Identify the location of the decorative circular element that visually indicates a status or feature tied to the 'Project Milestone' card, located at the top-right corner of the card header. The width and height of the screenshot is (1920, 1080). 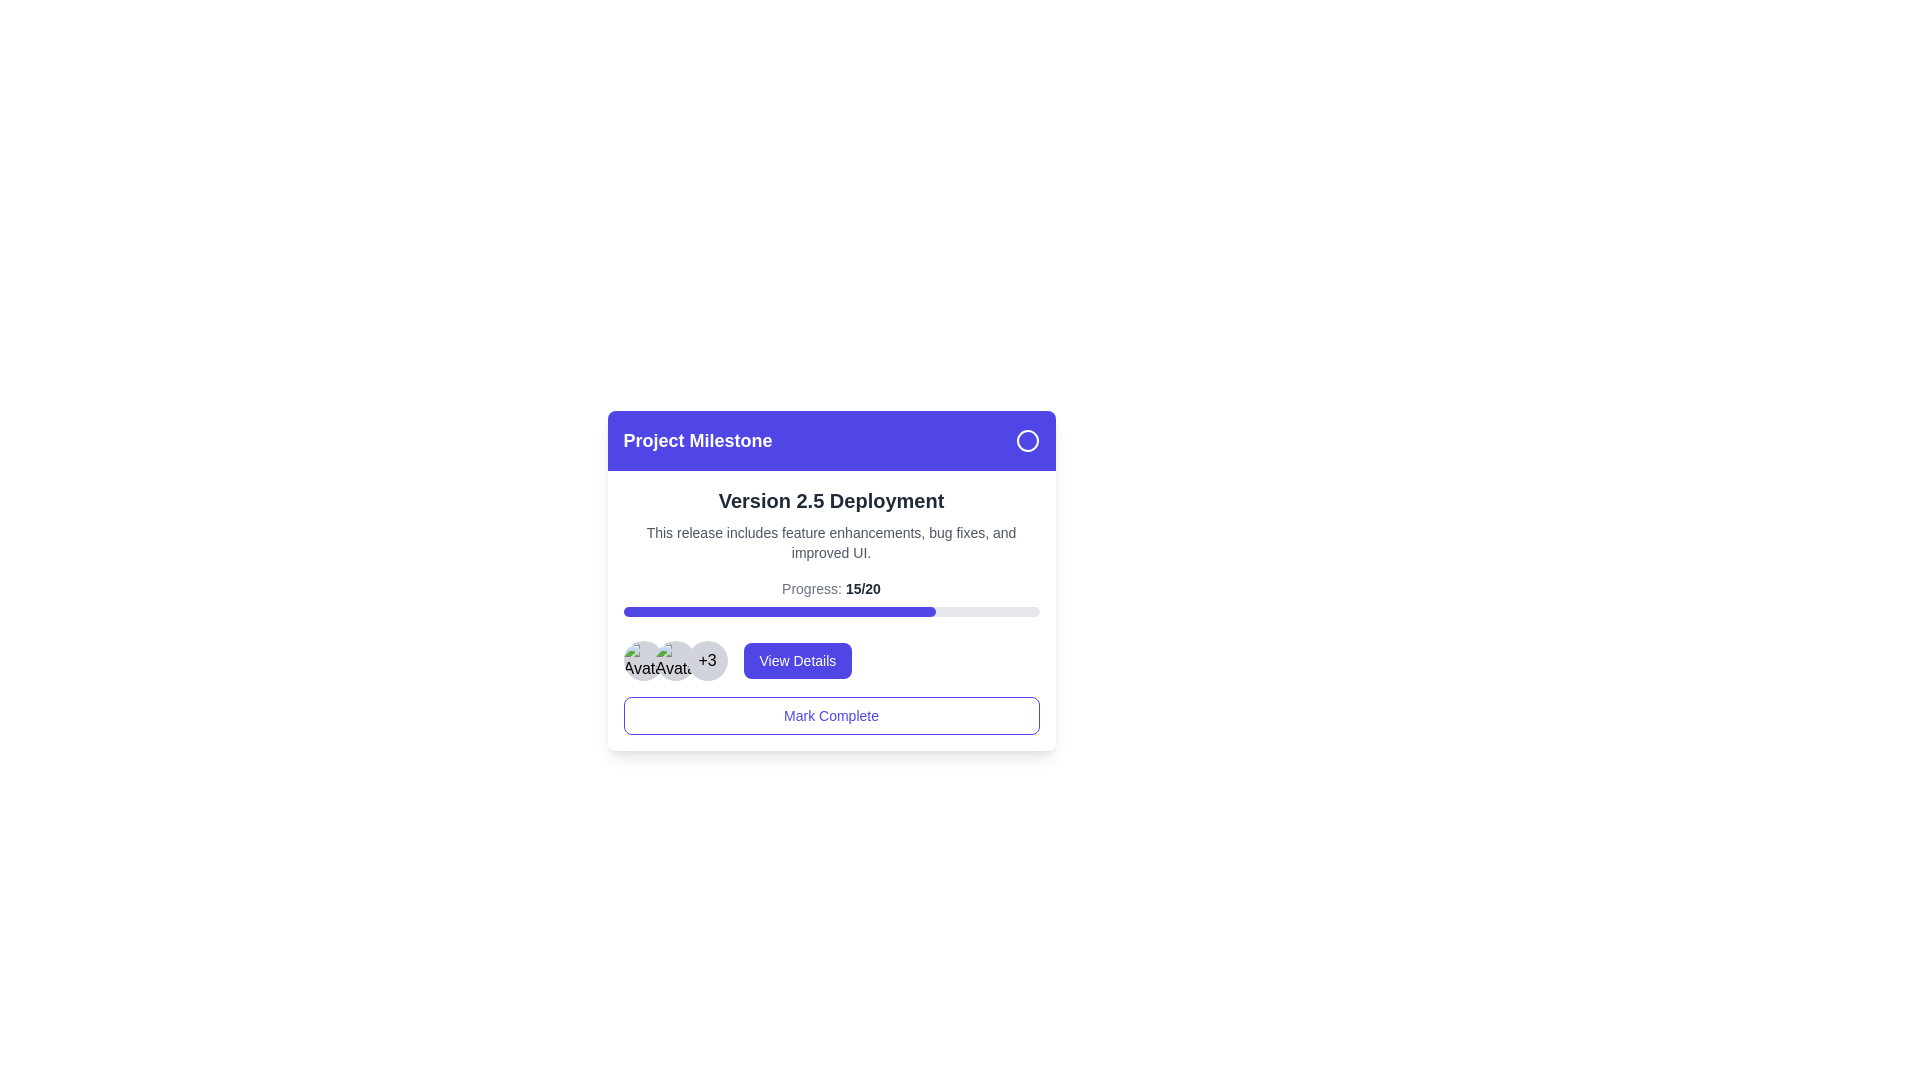
(1027, 439).